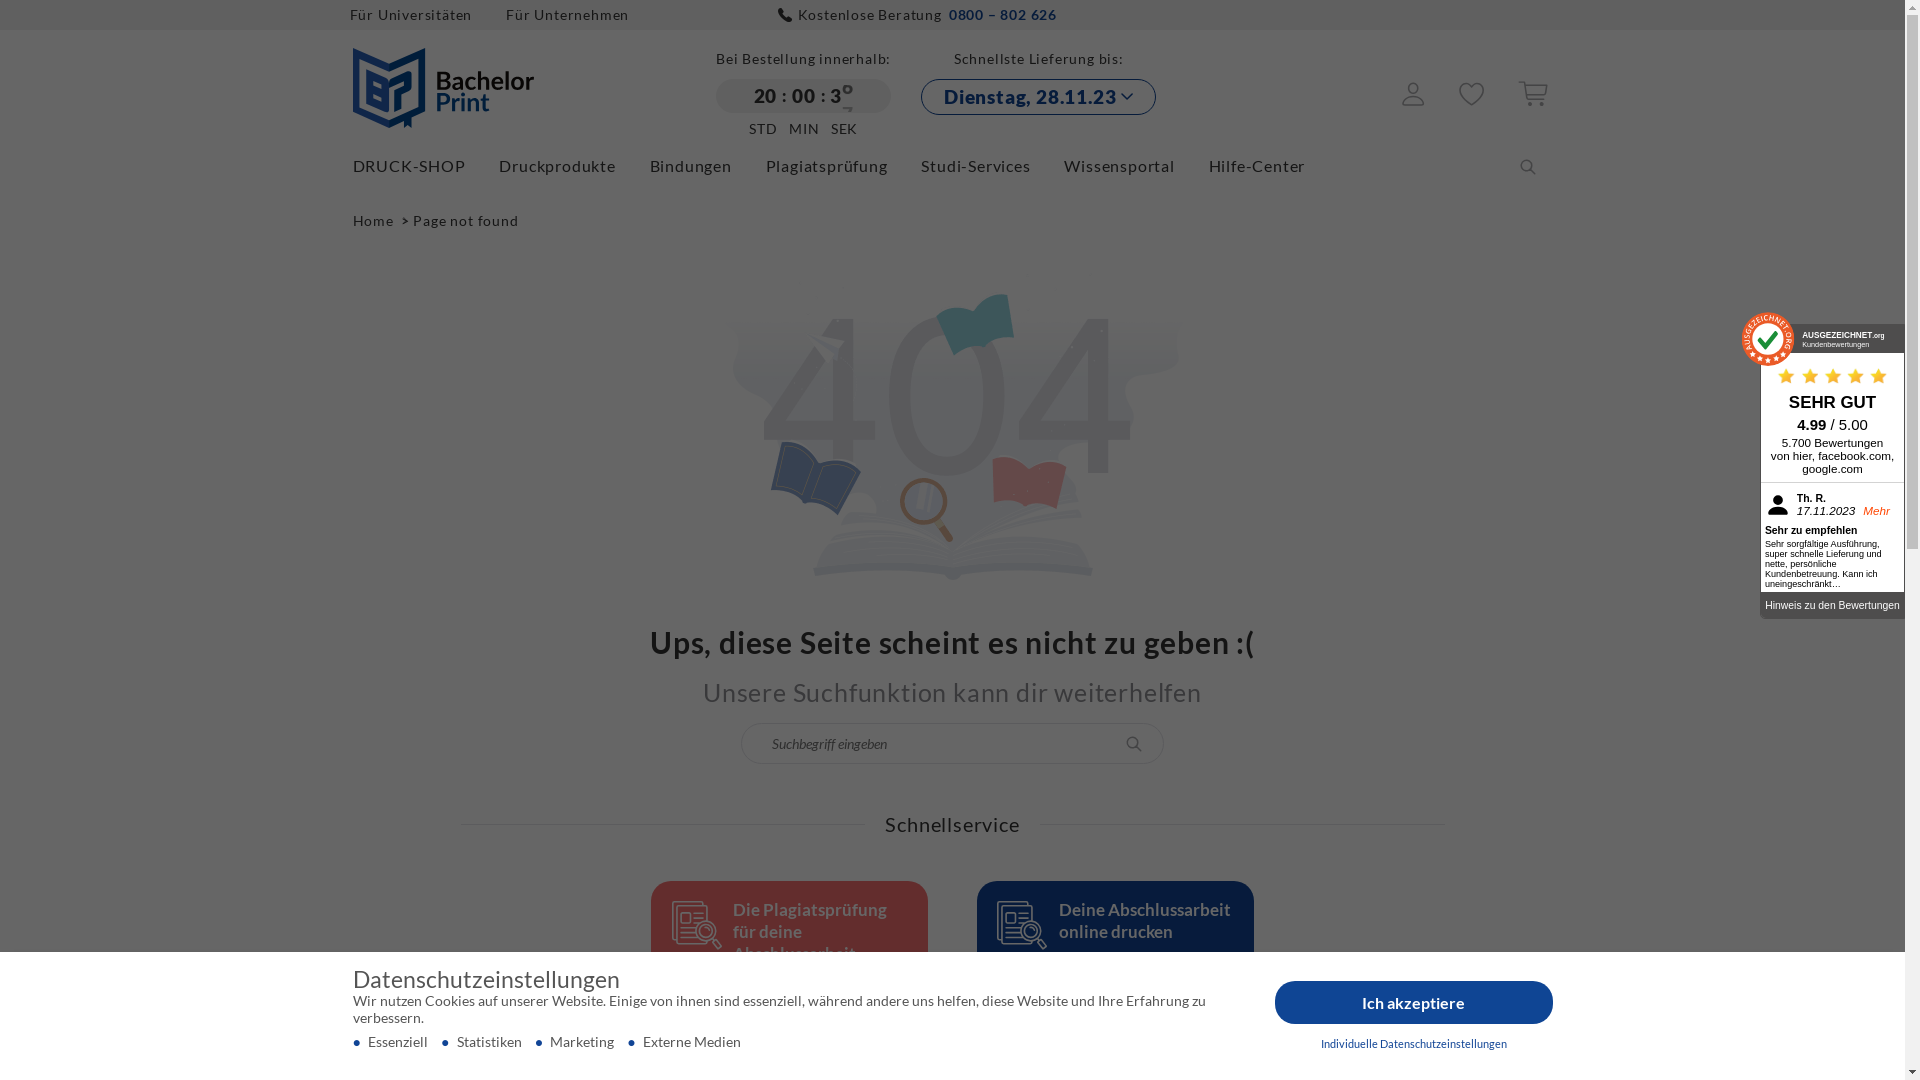  I want to click on 'Druckprodukte', so click(499, 164).